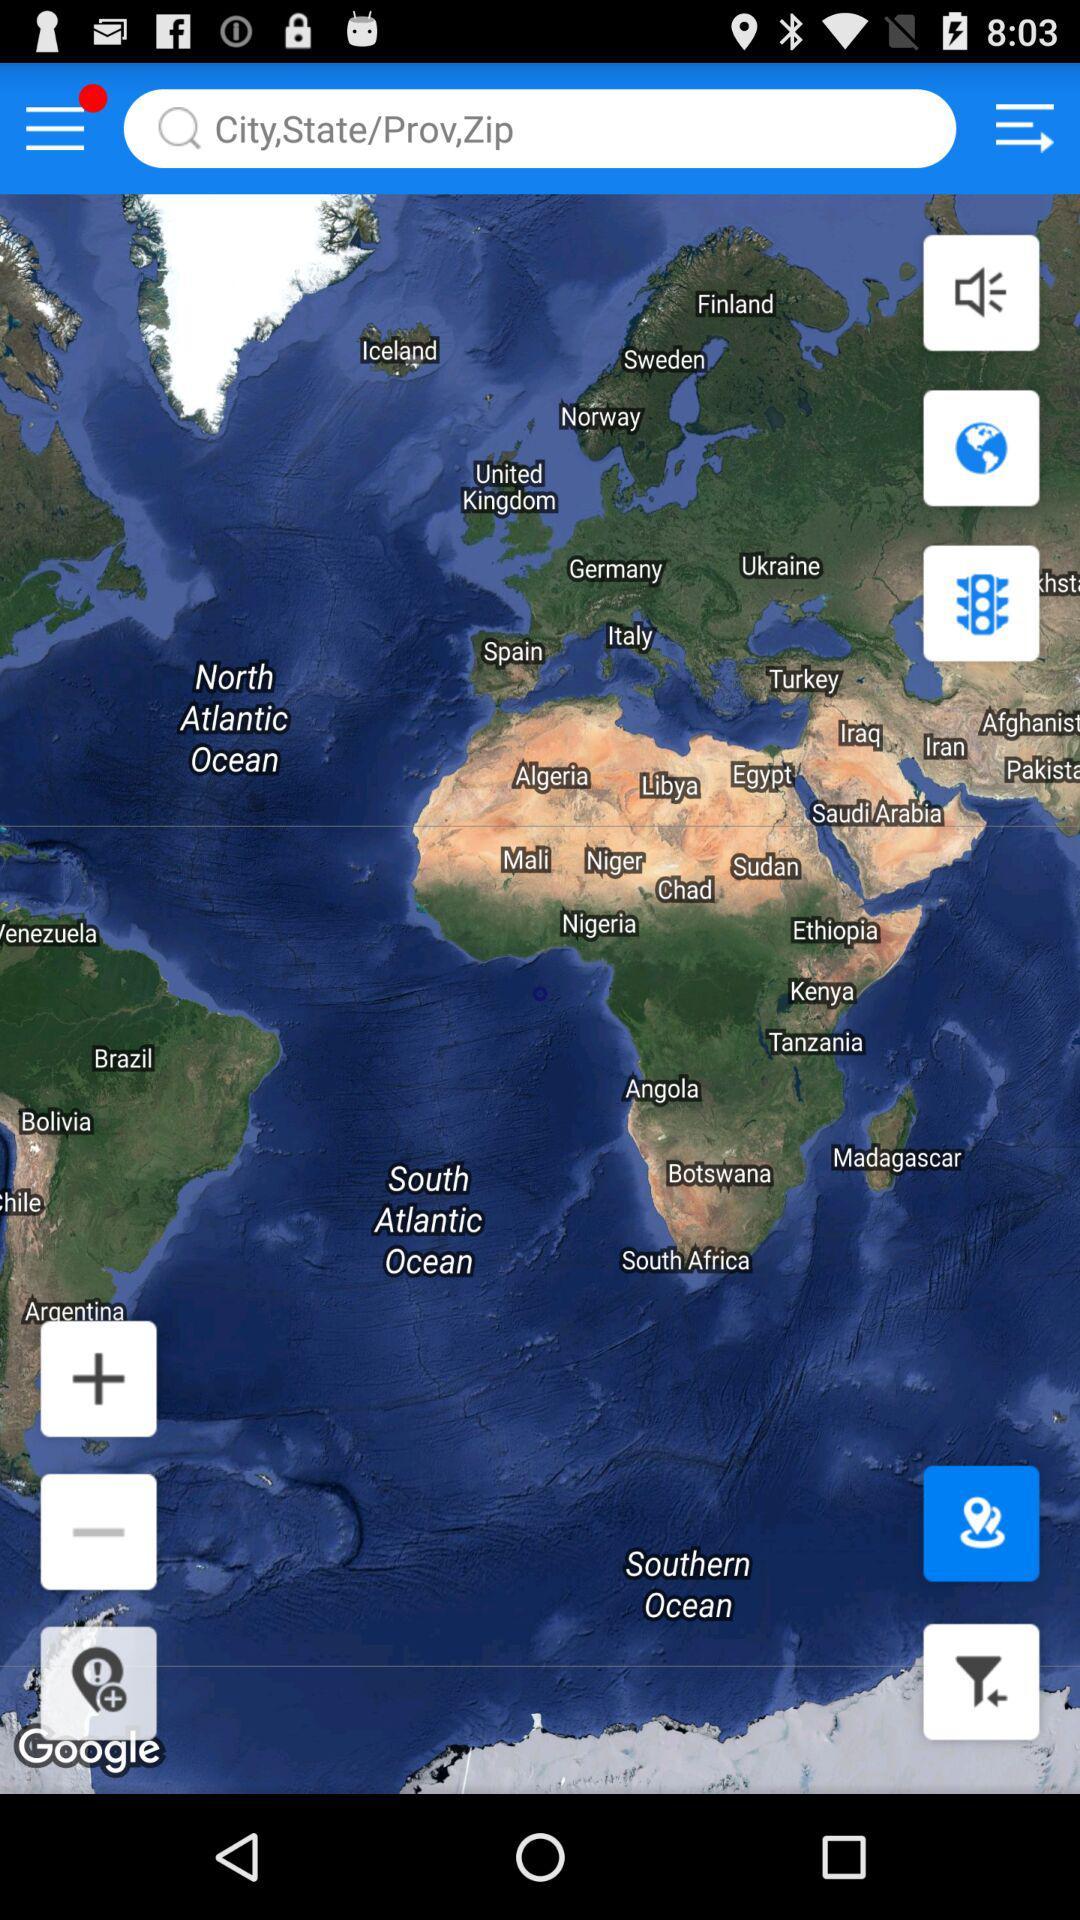 Image resolution: width=1080 pixels, height=1920 pixels. What do you see at coordinates (54, 136) in the screenshot?
I see `the menu icon` at bounding box center [54, 136].